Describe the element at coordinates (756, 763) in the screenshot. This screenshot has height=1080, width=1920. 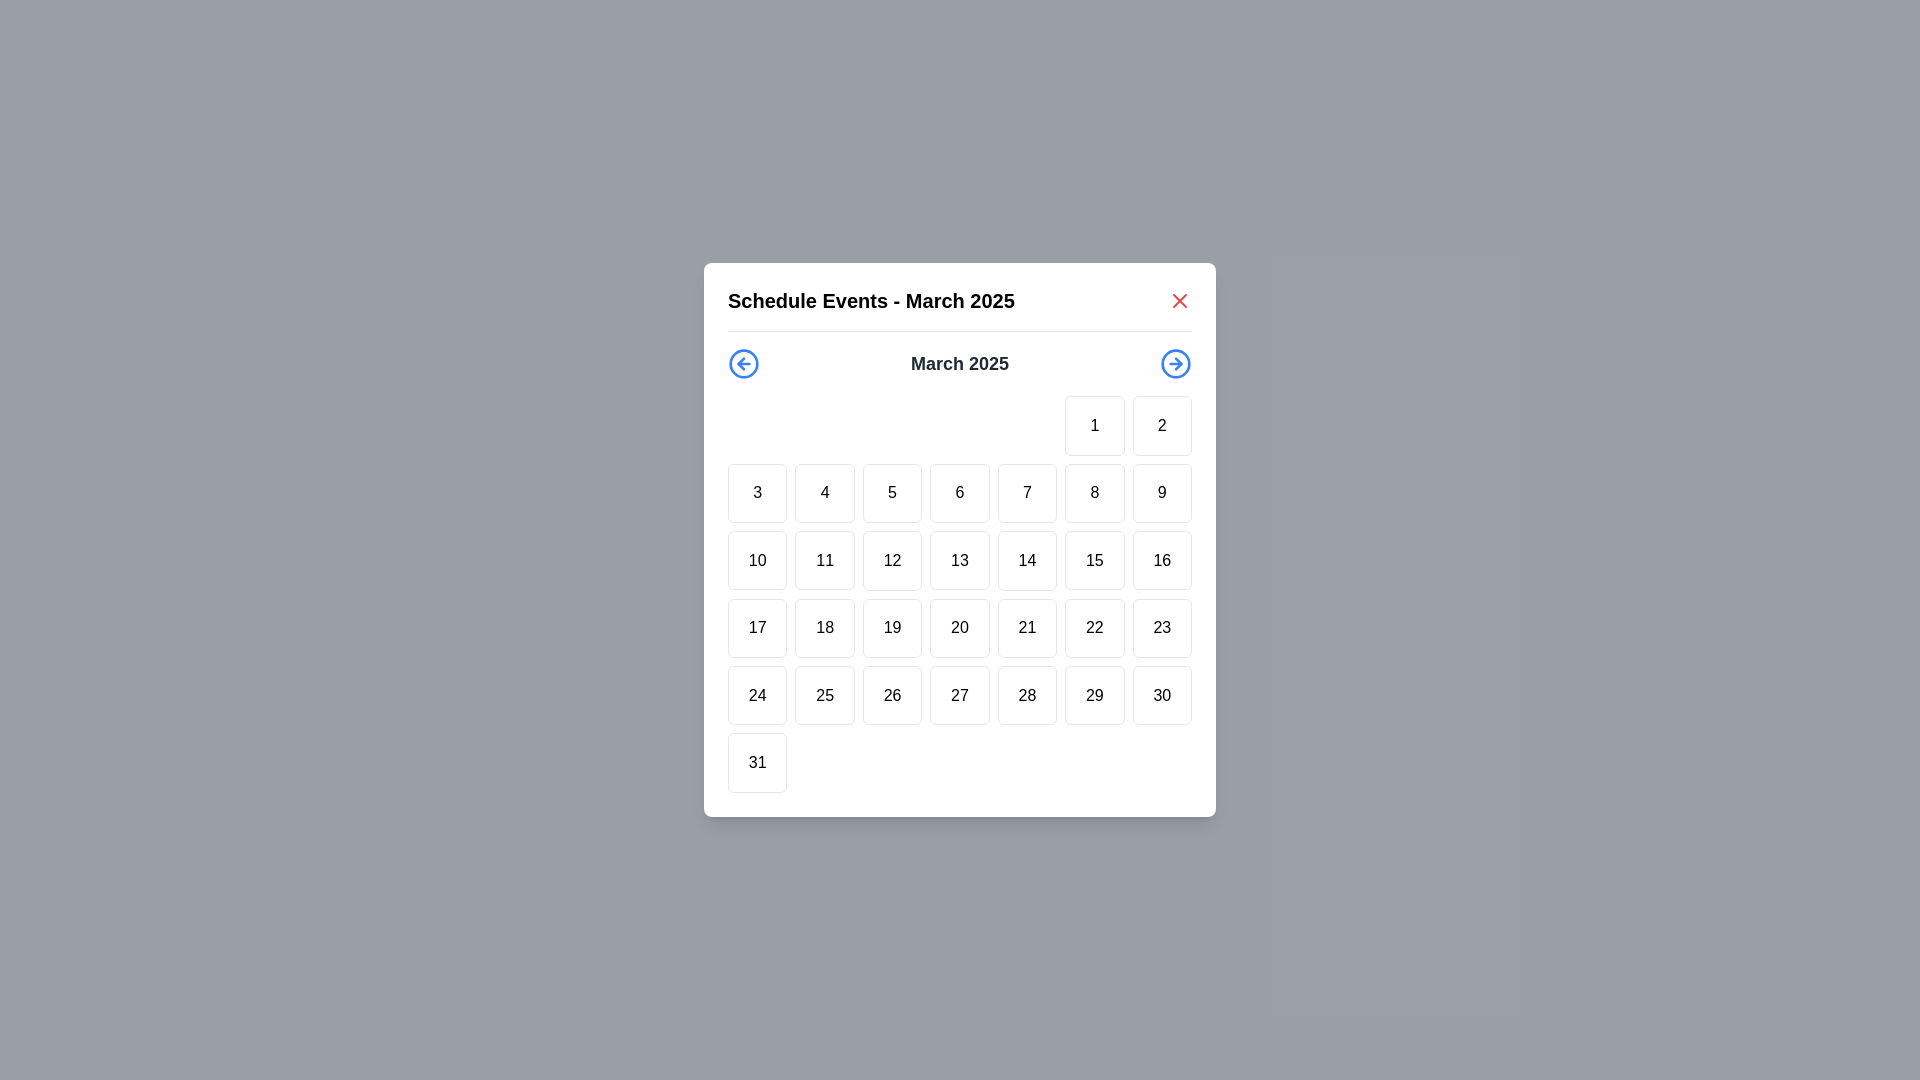
I see `the date selection button for '31' in the bottom-left corner of the calendar grid to change its background color` at that location.